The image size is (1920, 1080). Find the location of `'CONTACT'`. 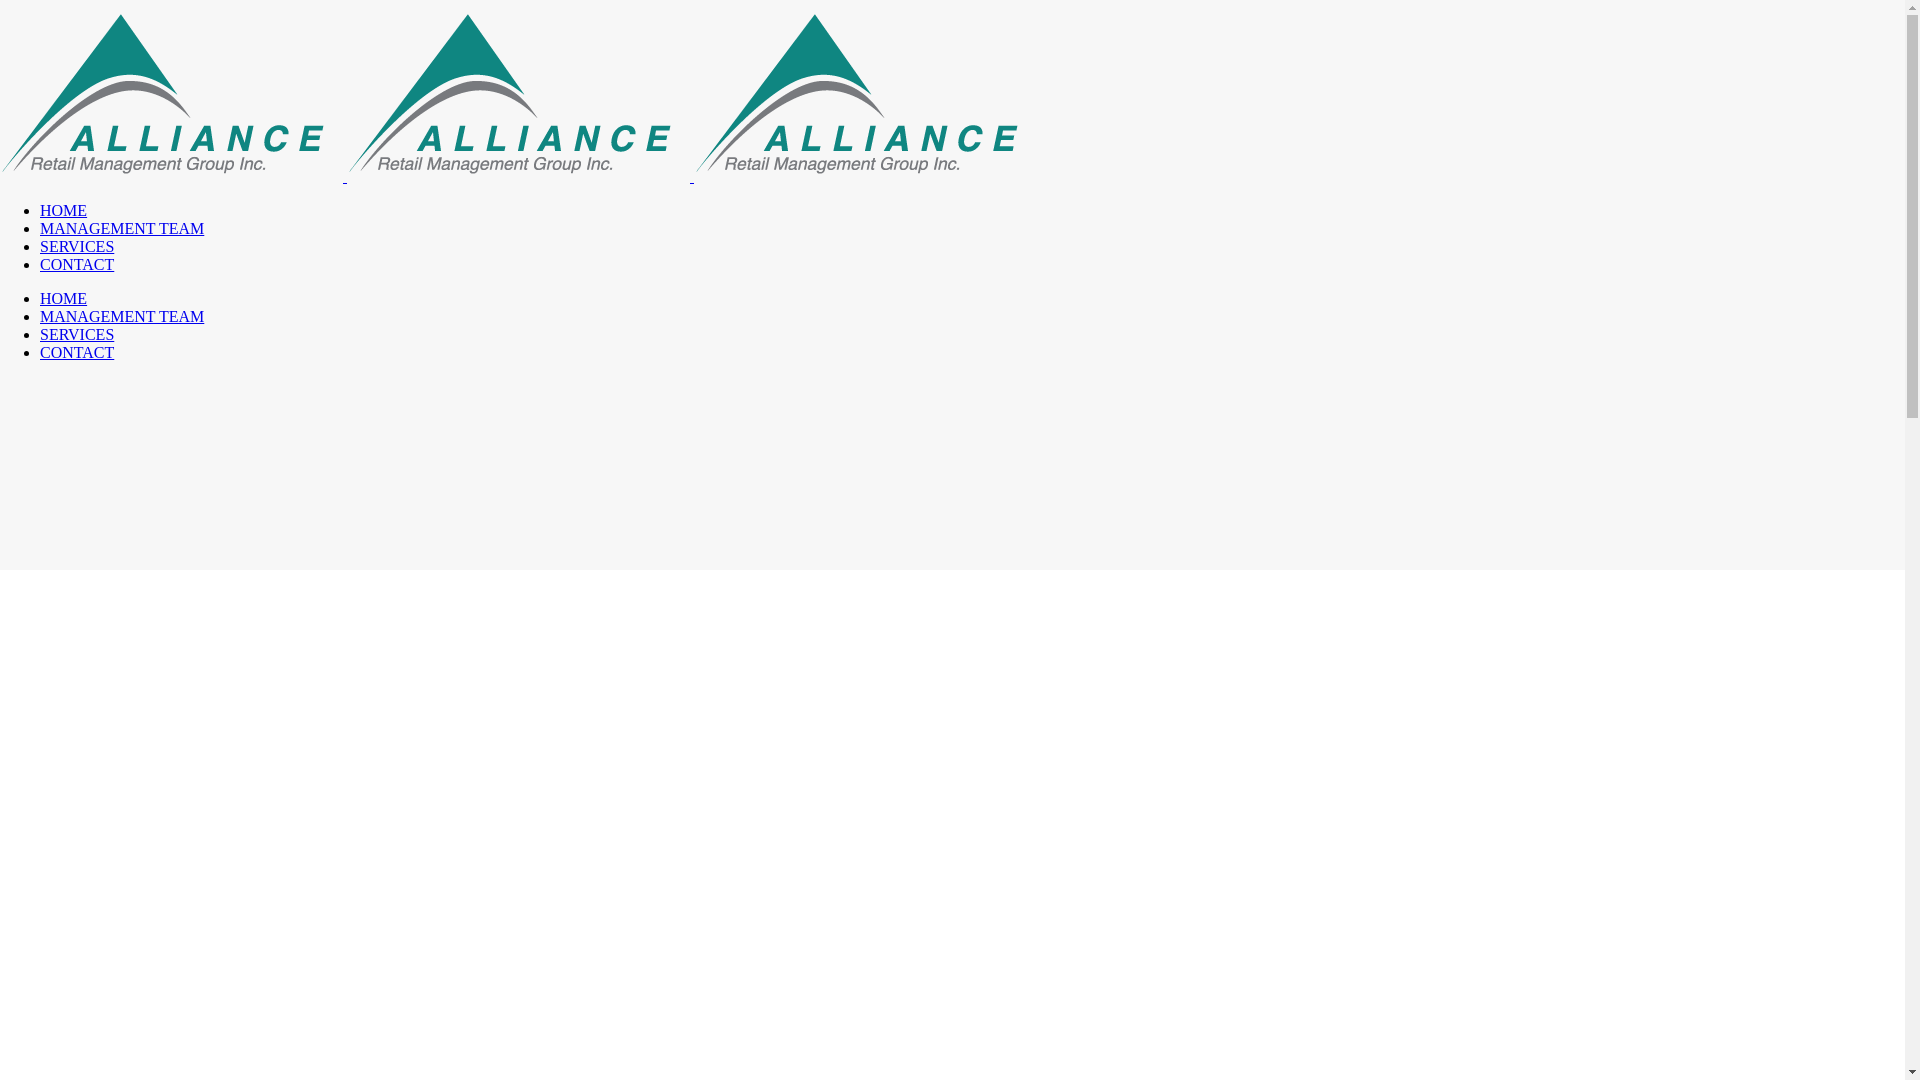

'CONTACT' is located at coordinates (76, 351).